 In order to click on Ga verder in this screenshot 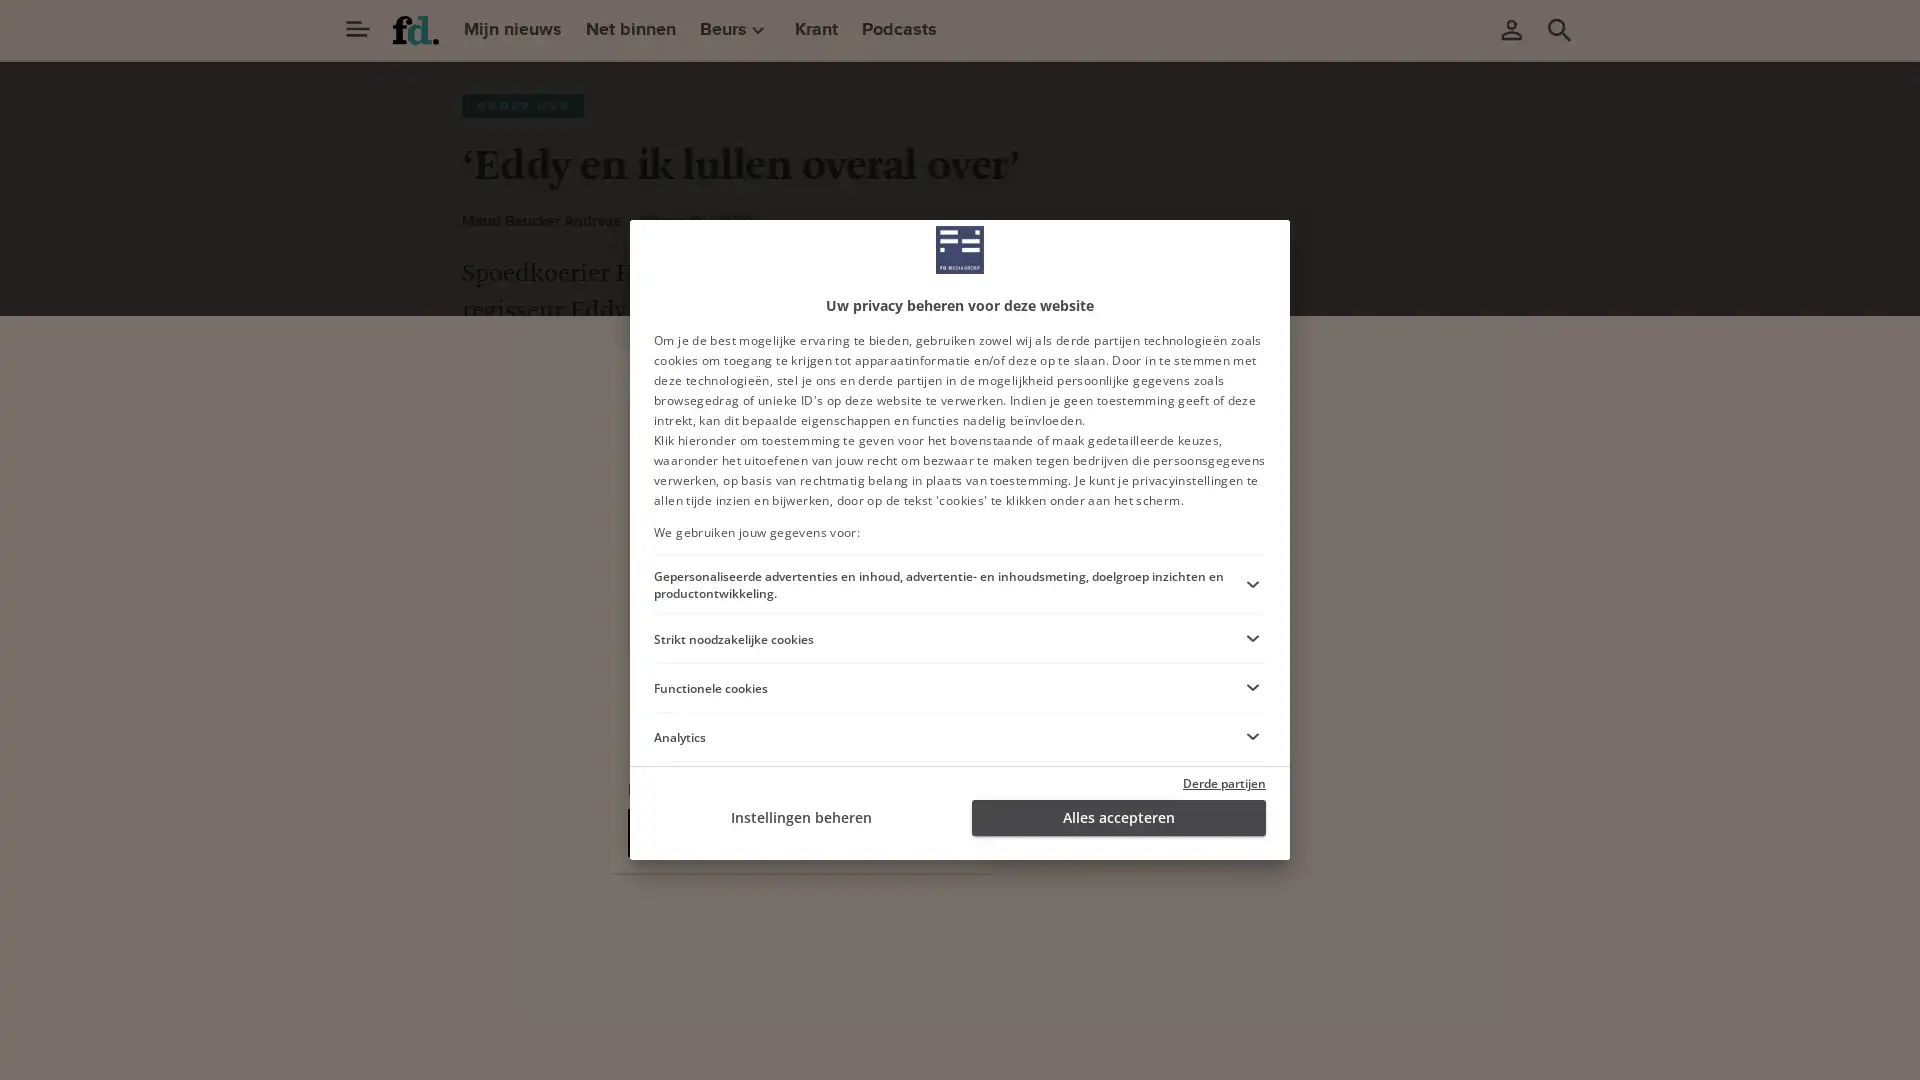, I will do `click(801, 605)`.